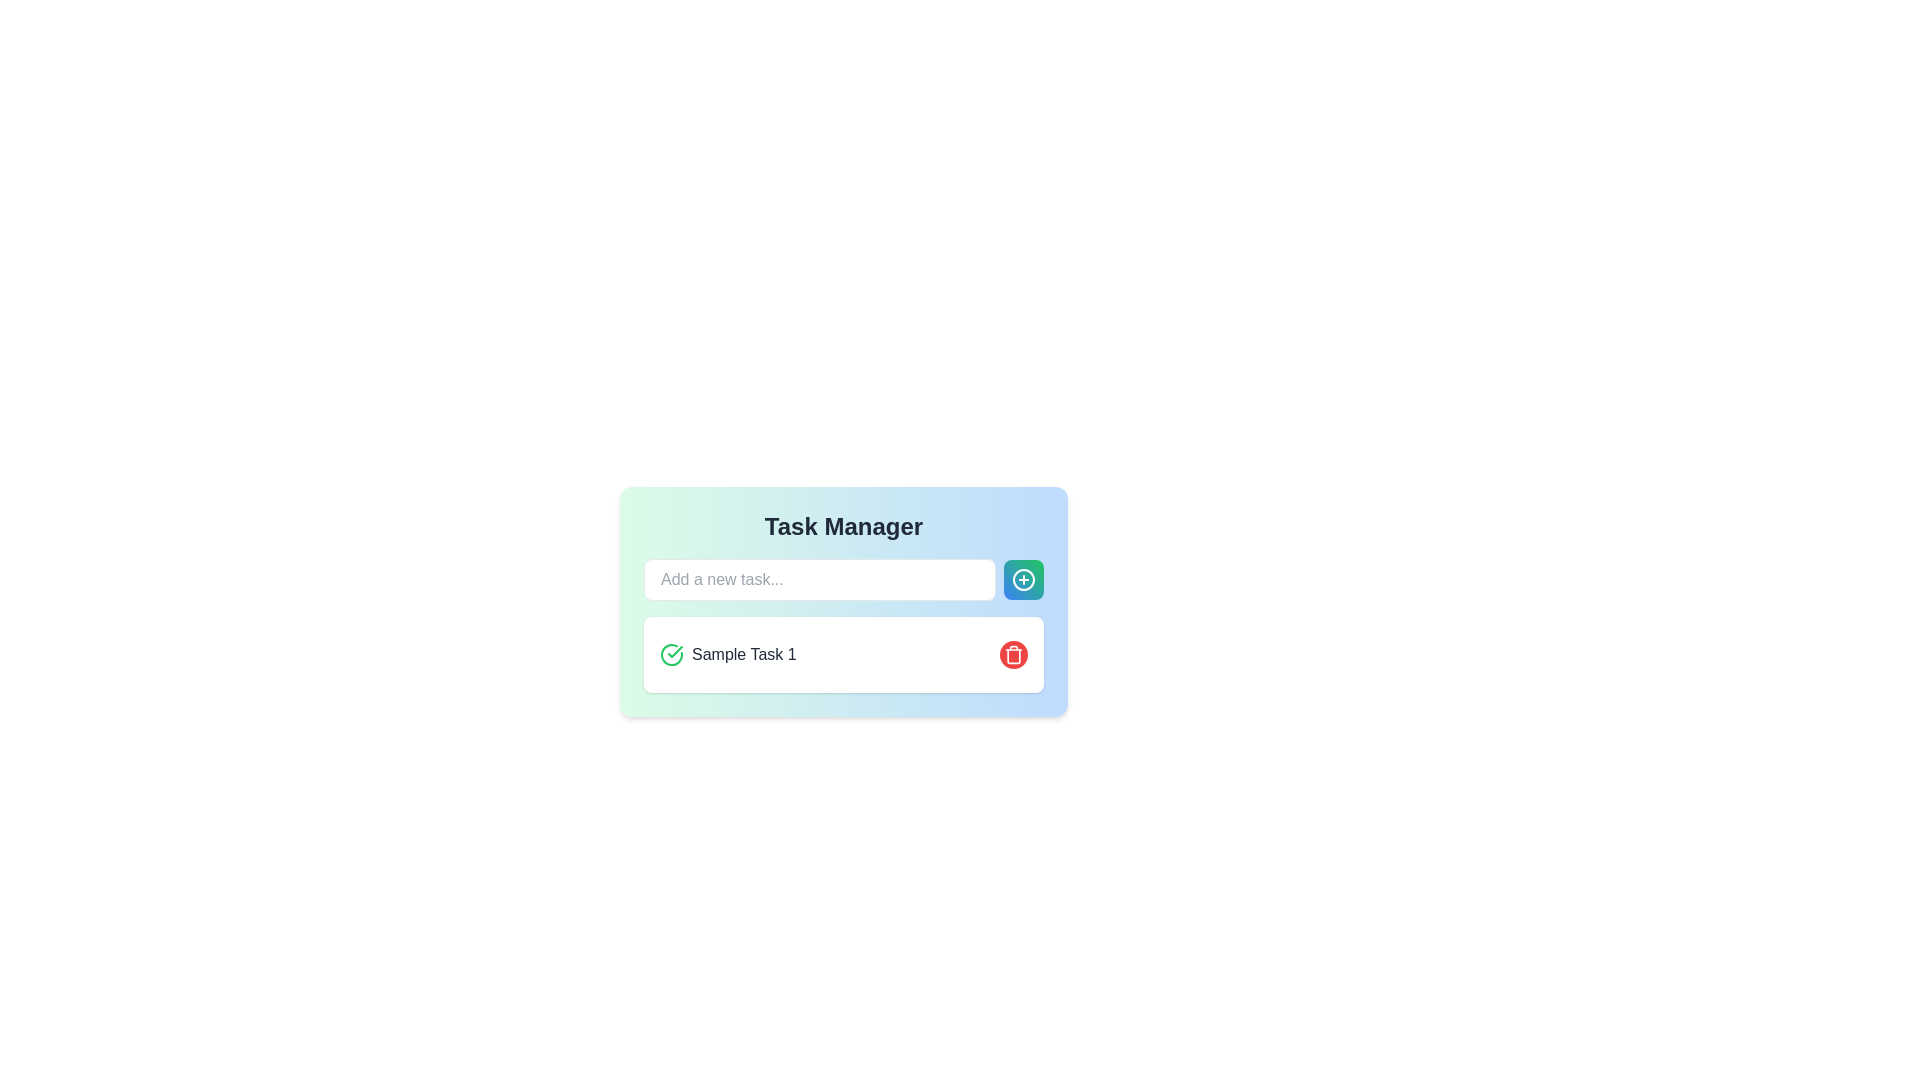 Image resolution: width=1920 pixels, height=1080 pixels. Describe the element at coordinates (1023, 579) in the screenshot. I see `the button with a gradient background transitioning from blue to green, which has a white circular icon with a '+' symbol inside, to change its gradient` at that location.